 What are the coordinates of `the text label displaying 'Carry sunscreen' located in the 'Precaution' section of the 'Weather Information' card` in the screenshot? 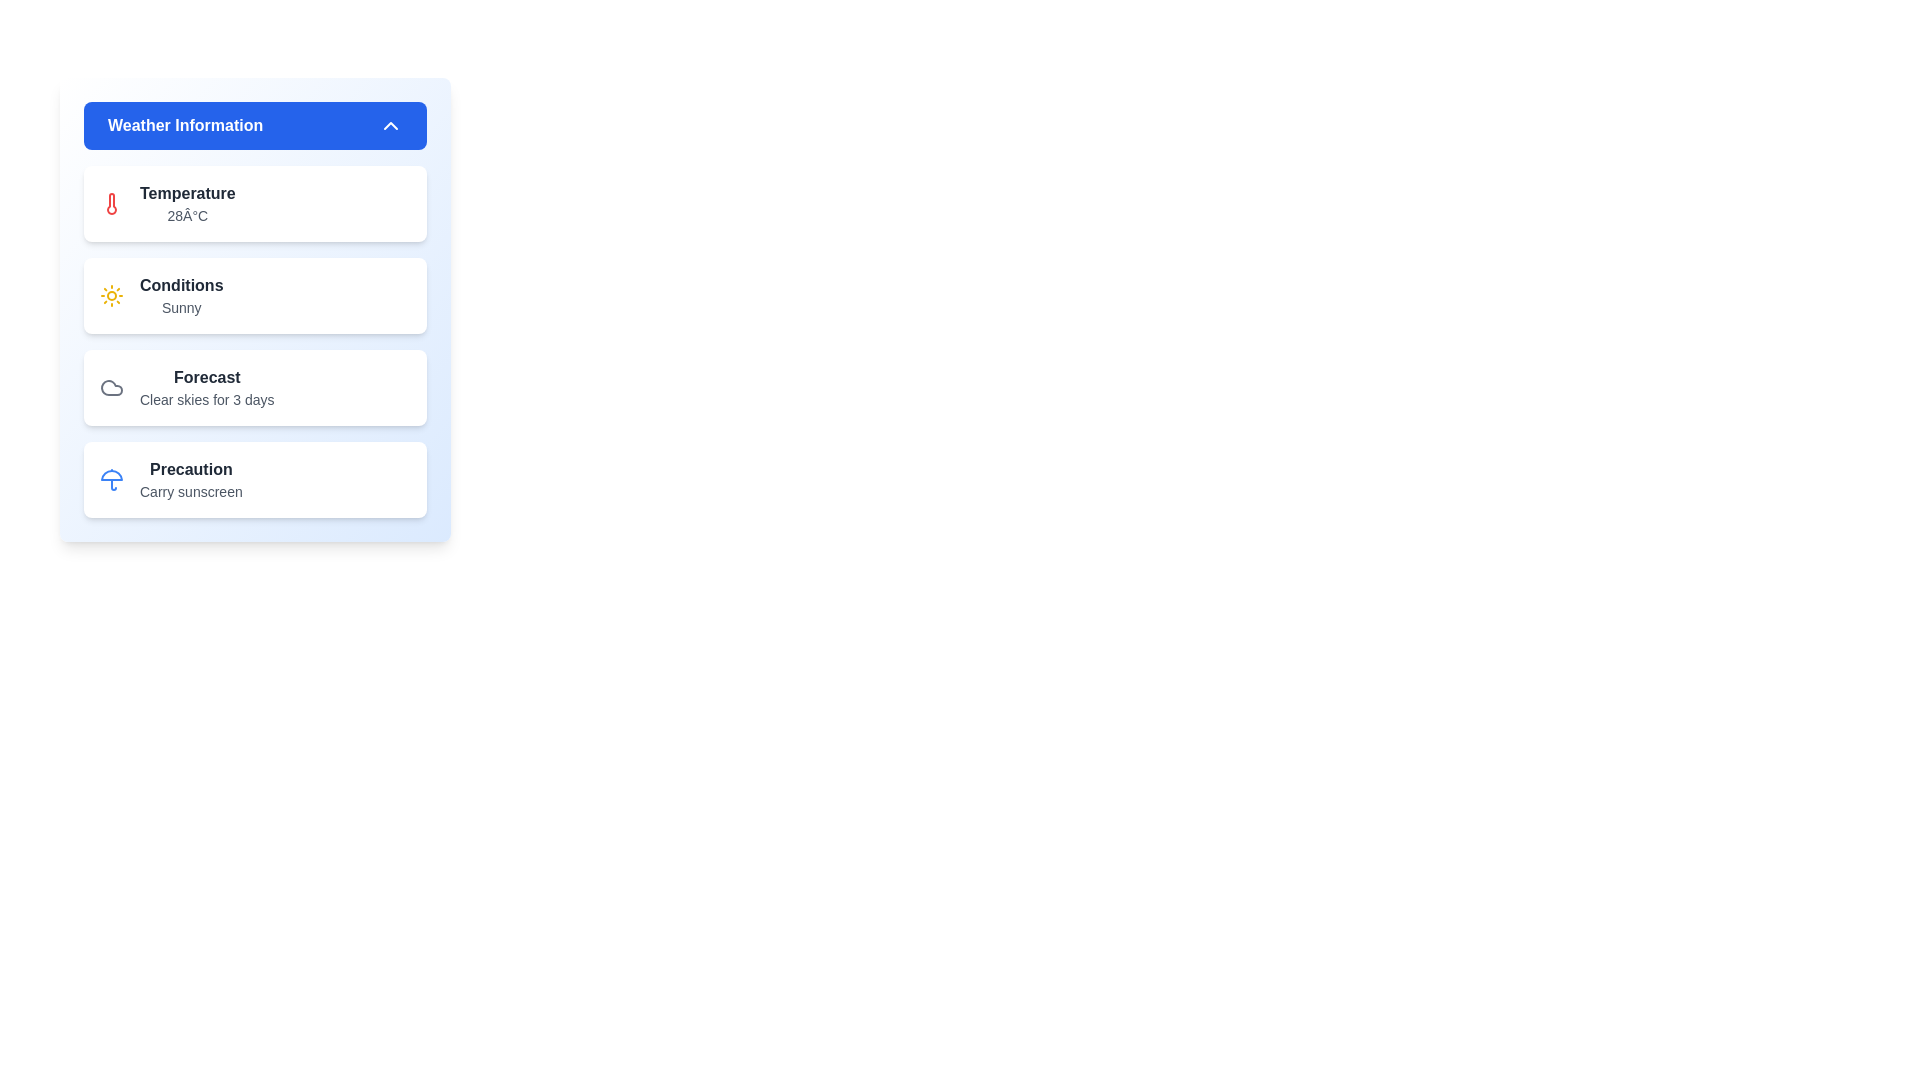 It's located at (191, 492).